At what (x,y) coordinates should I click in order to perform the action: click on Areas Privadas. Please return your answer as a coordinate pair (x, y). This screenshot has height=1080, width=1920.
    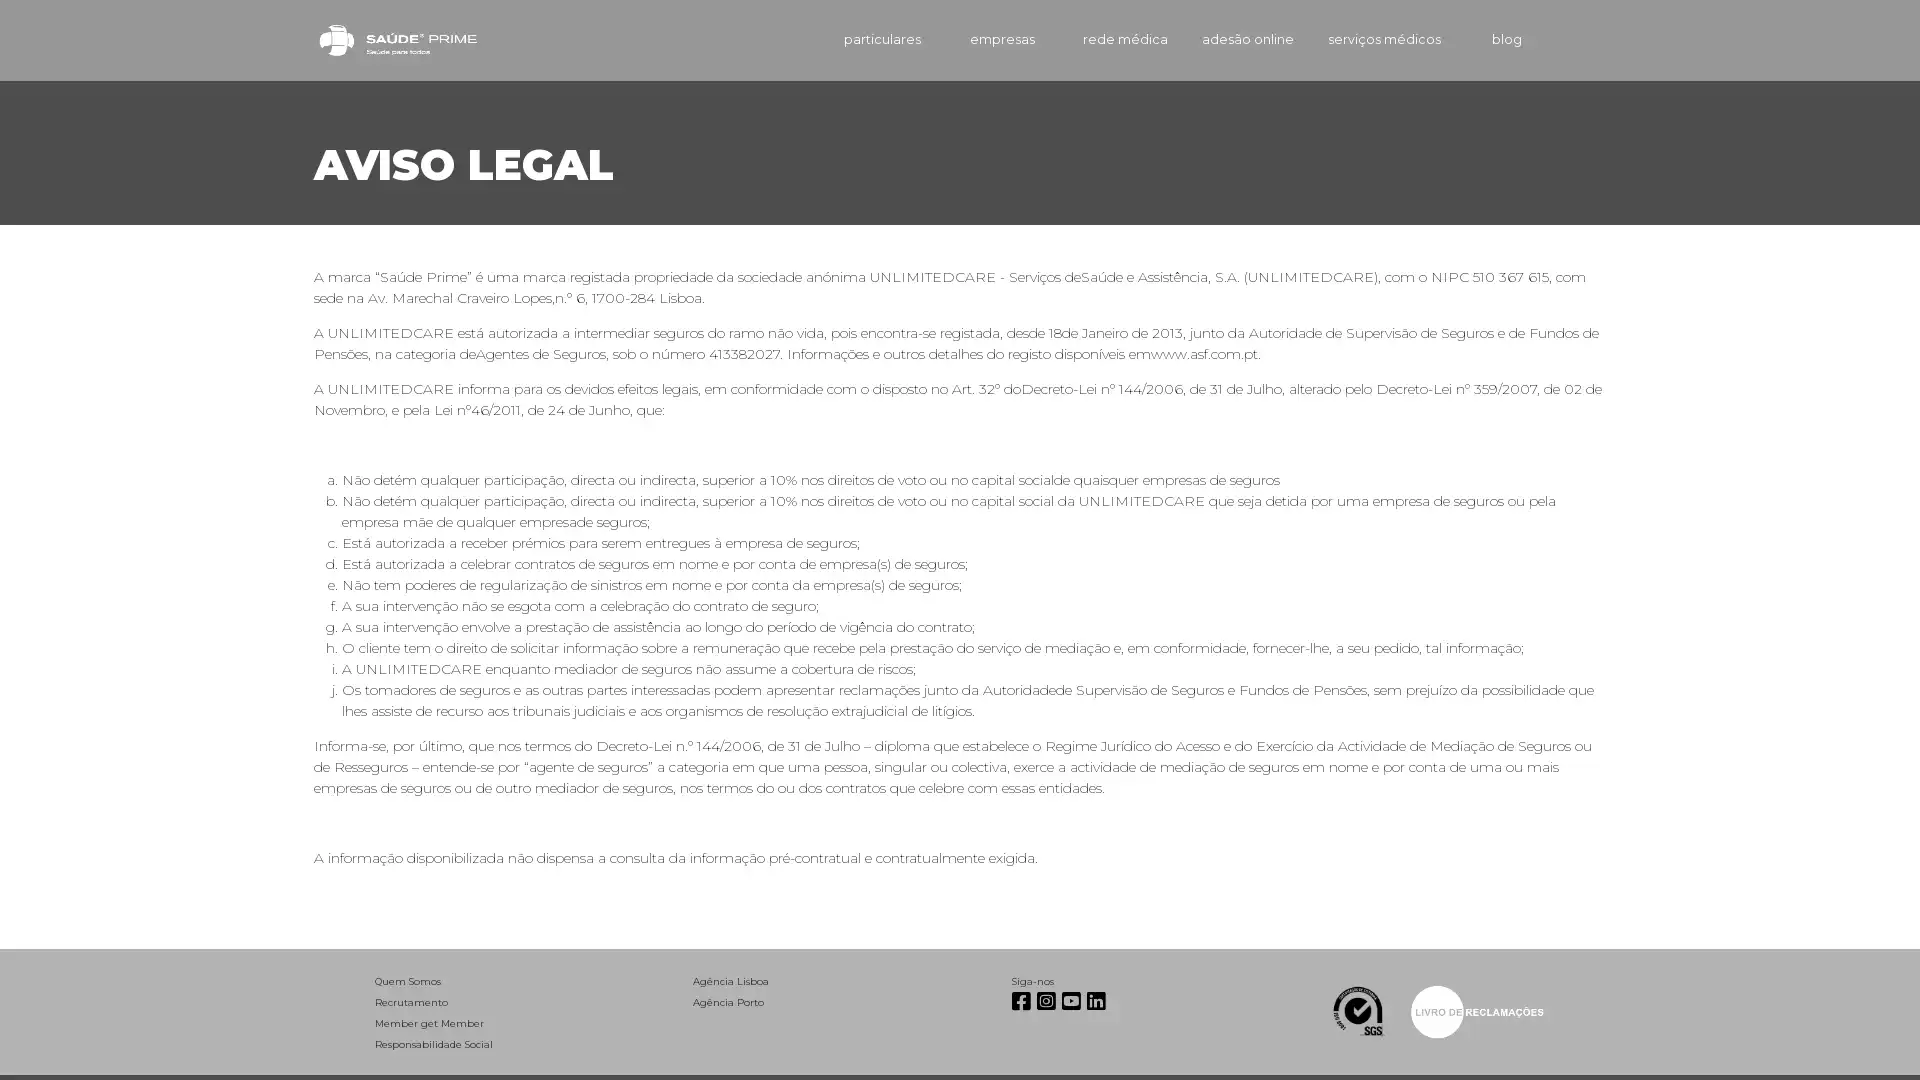
    Looking at the image, I should click on (1578, 39).